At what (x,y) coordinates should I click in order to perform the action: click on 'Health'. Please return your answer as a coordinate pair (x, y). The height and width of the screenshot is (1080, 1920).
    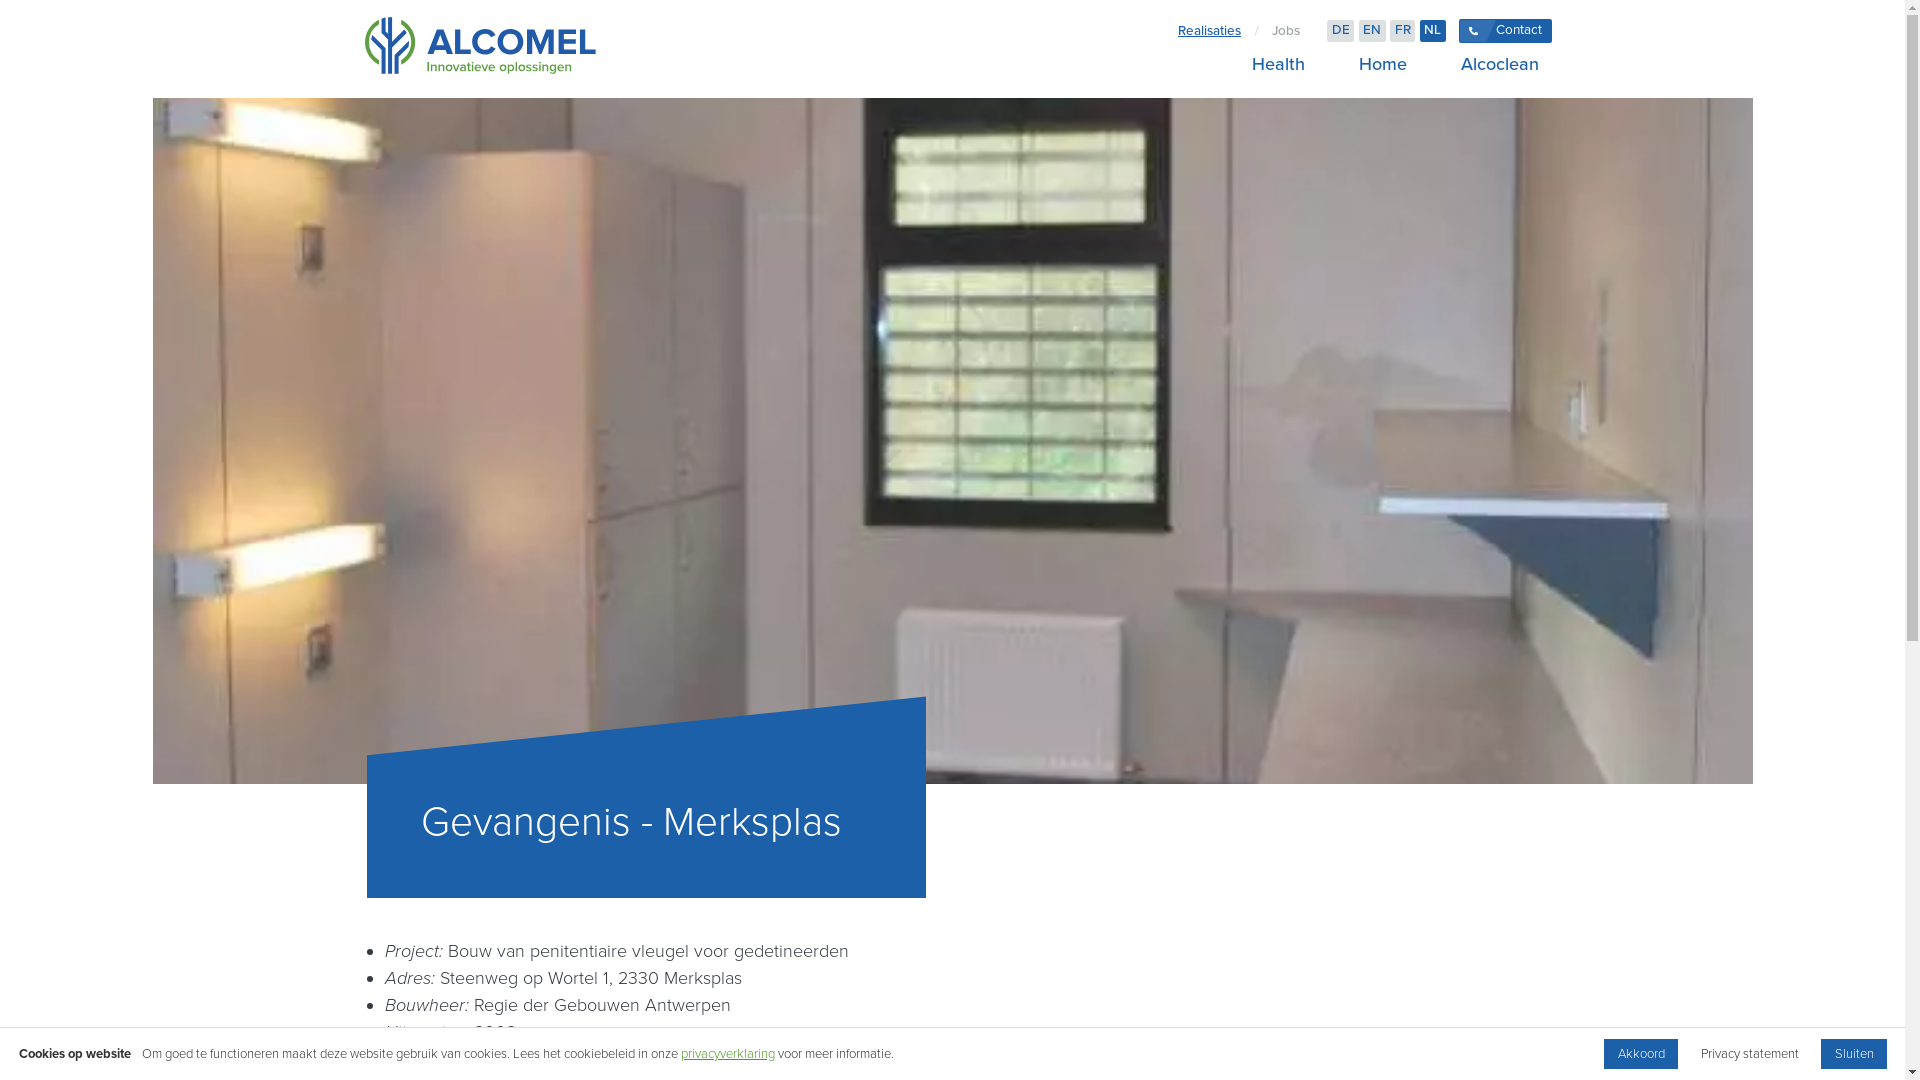
    Looking at the image, I should click on (1276, 63).